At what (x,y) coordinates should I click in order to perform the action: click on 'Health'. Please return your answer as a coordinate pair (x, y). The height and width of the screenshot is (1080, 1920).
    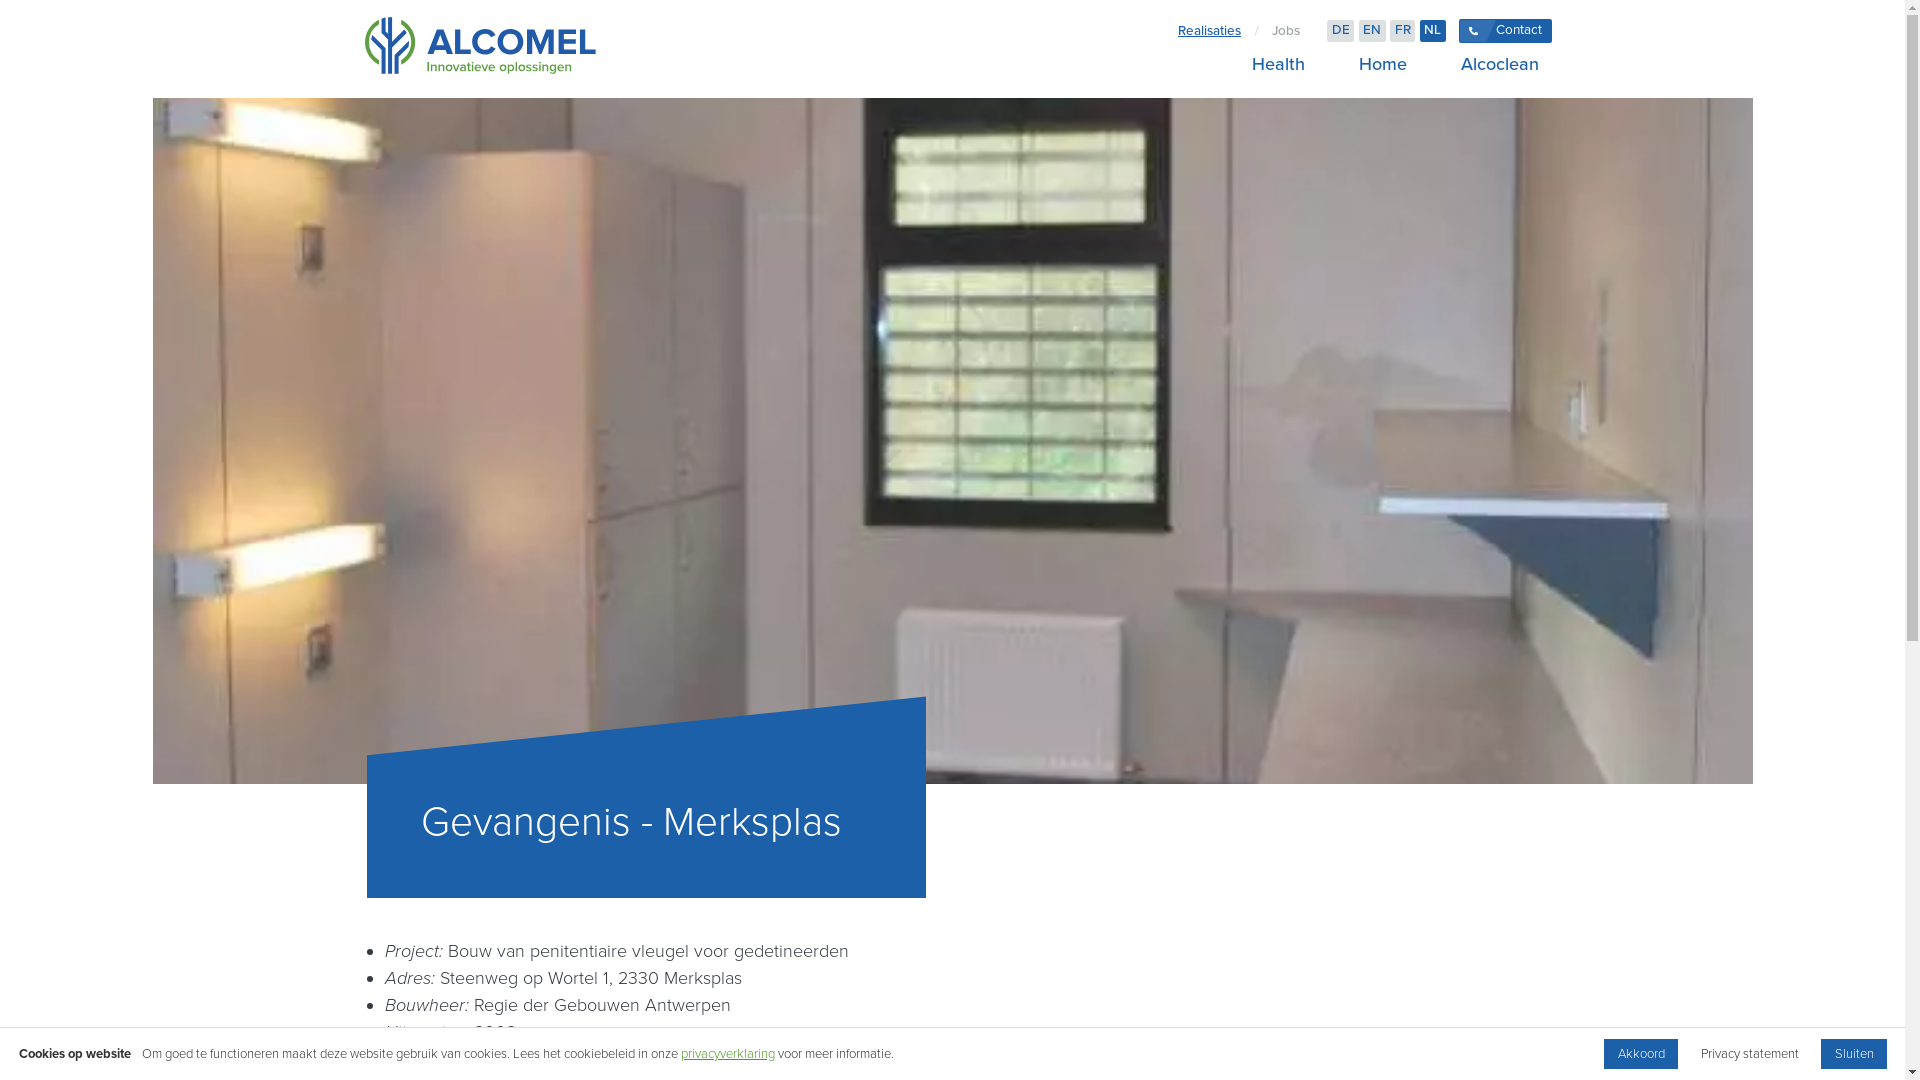
    Looking at the image, I should click on (1276, 63).